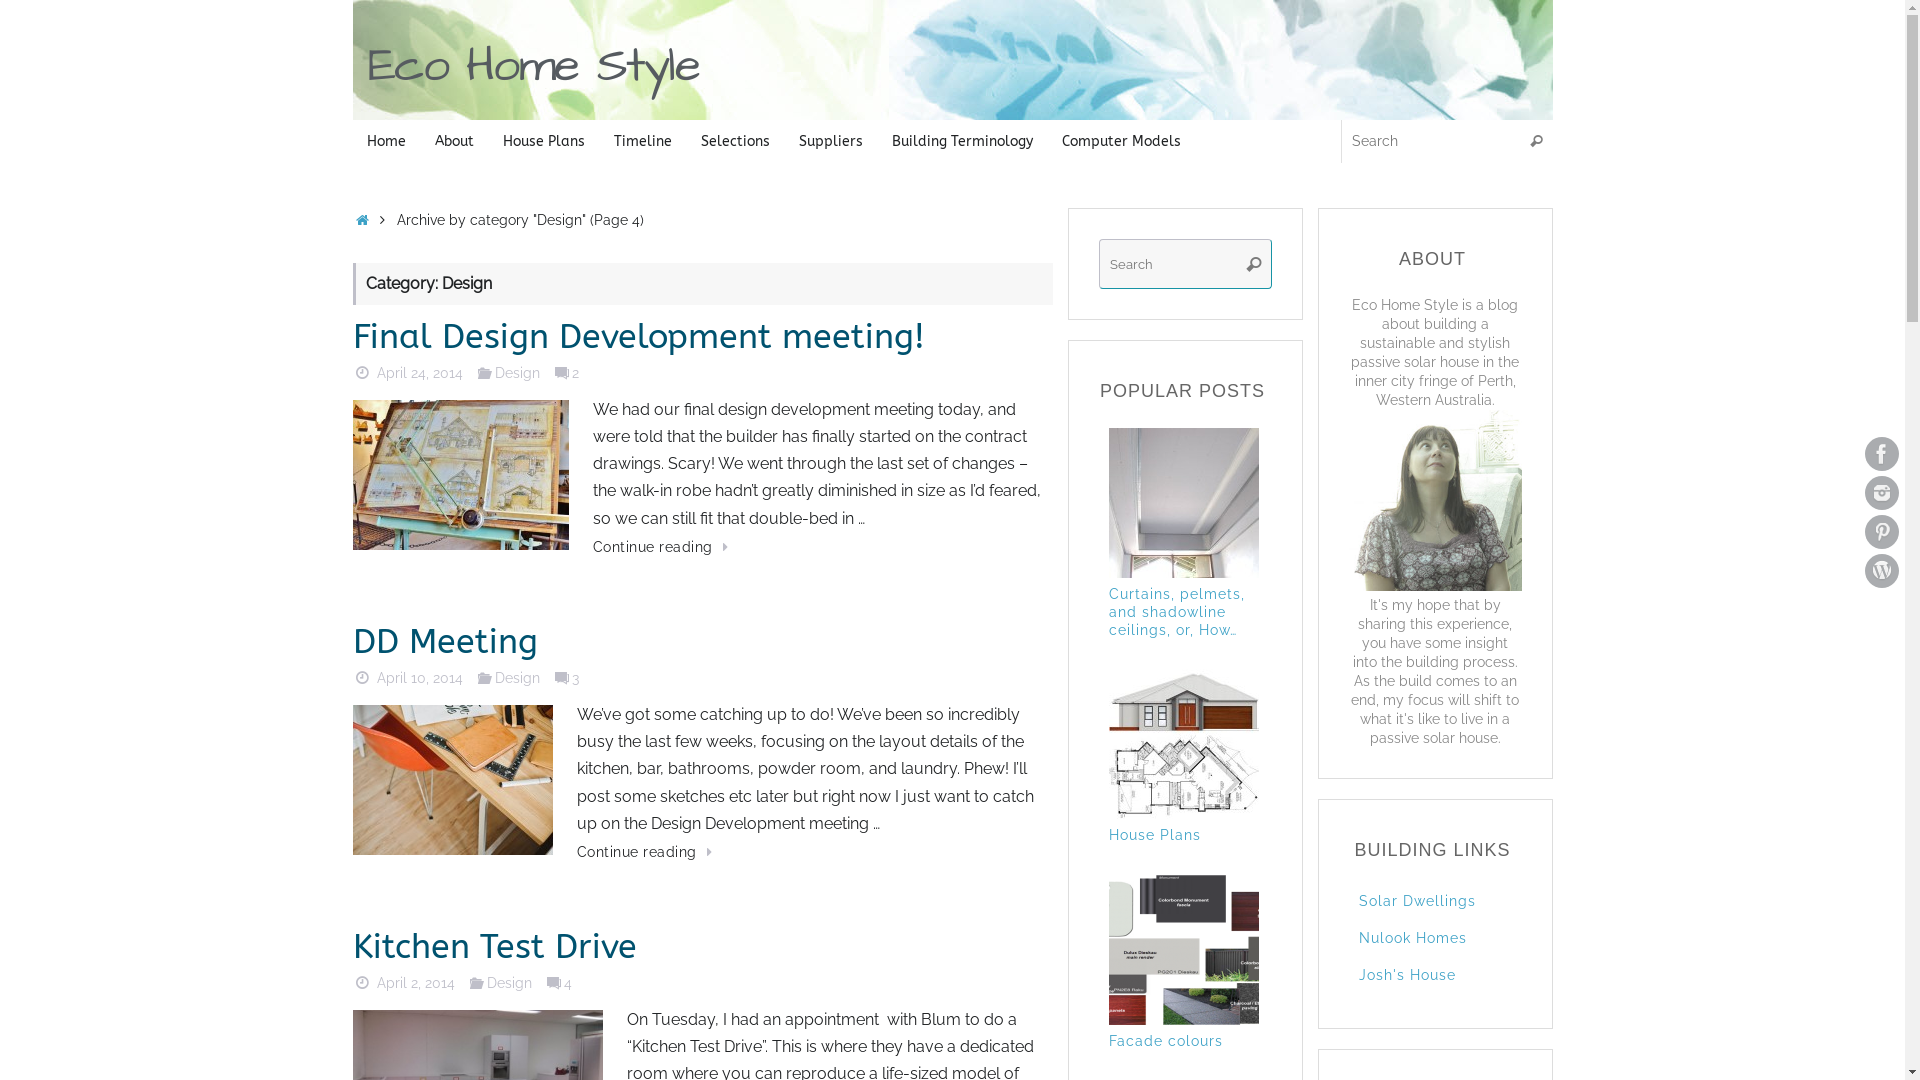 This screenshot has height=1080, width=1920. Describe the element at coordinates (419, 676) in the screenshot. I see `'April 10, 2014'` at that location.